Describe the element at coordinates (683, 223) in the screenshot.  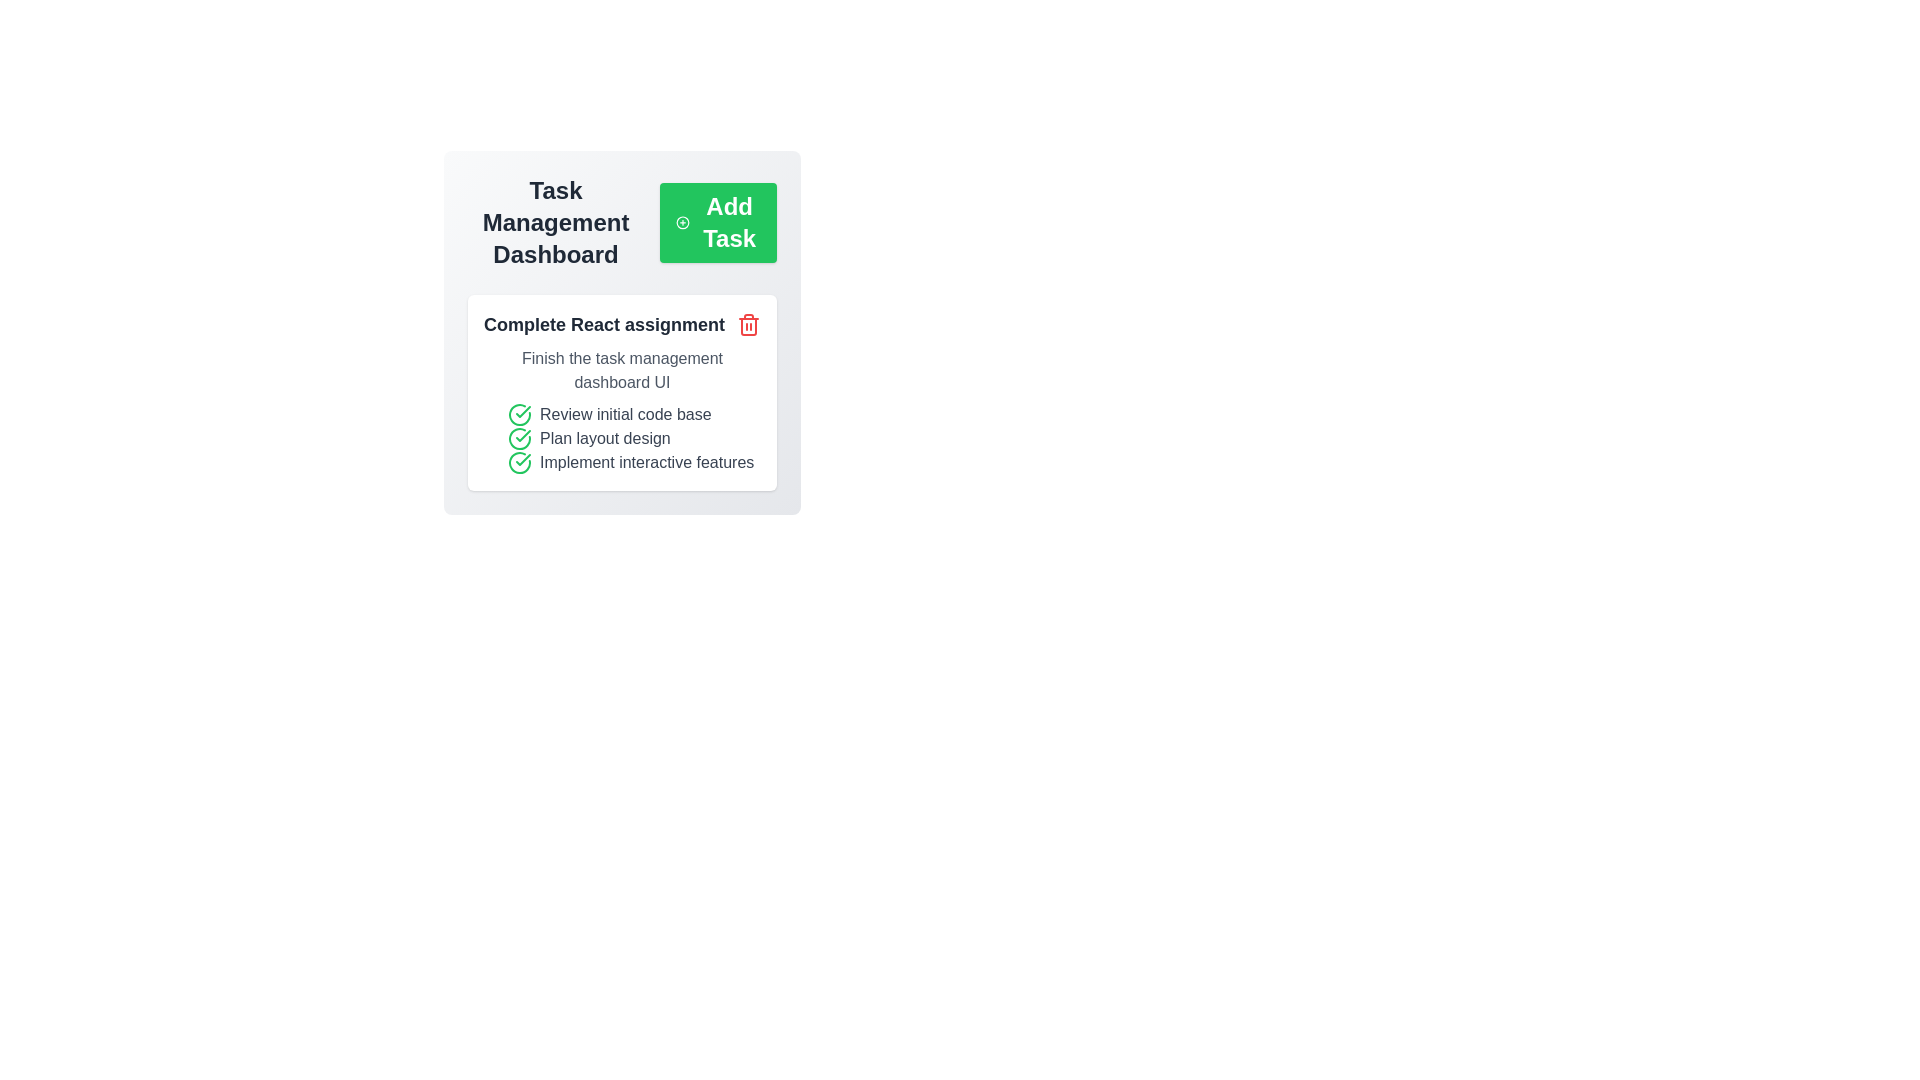
I see `the circular green icon with a plus sign in the middle, part of the 'Add Task' button` at that location.